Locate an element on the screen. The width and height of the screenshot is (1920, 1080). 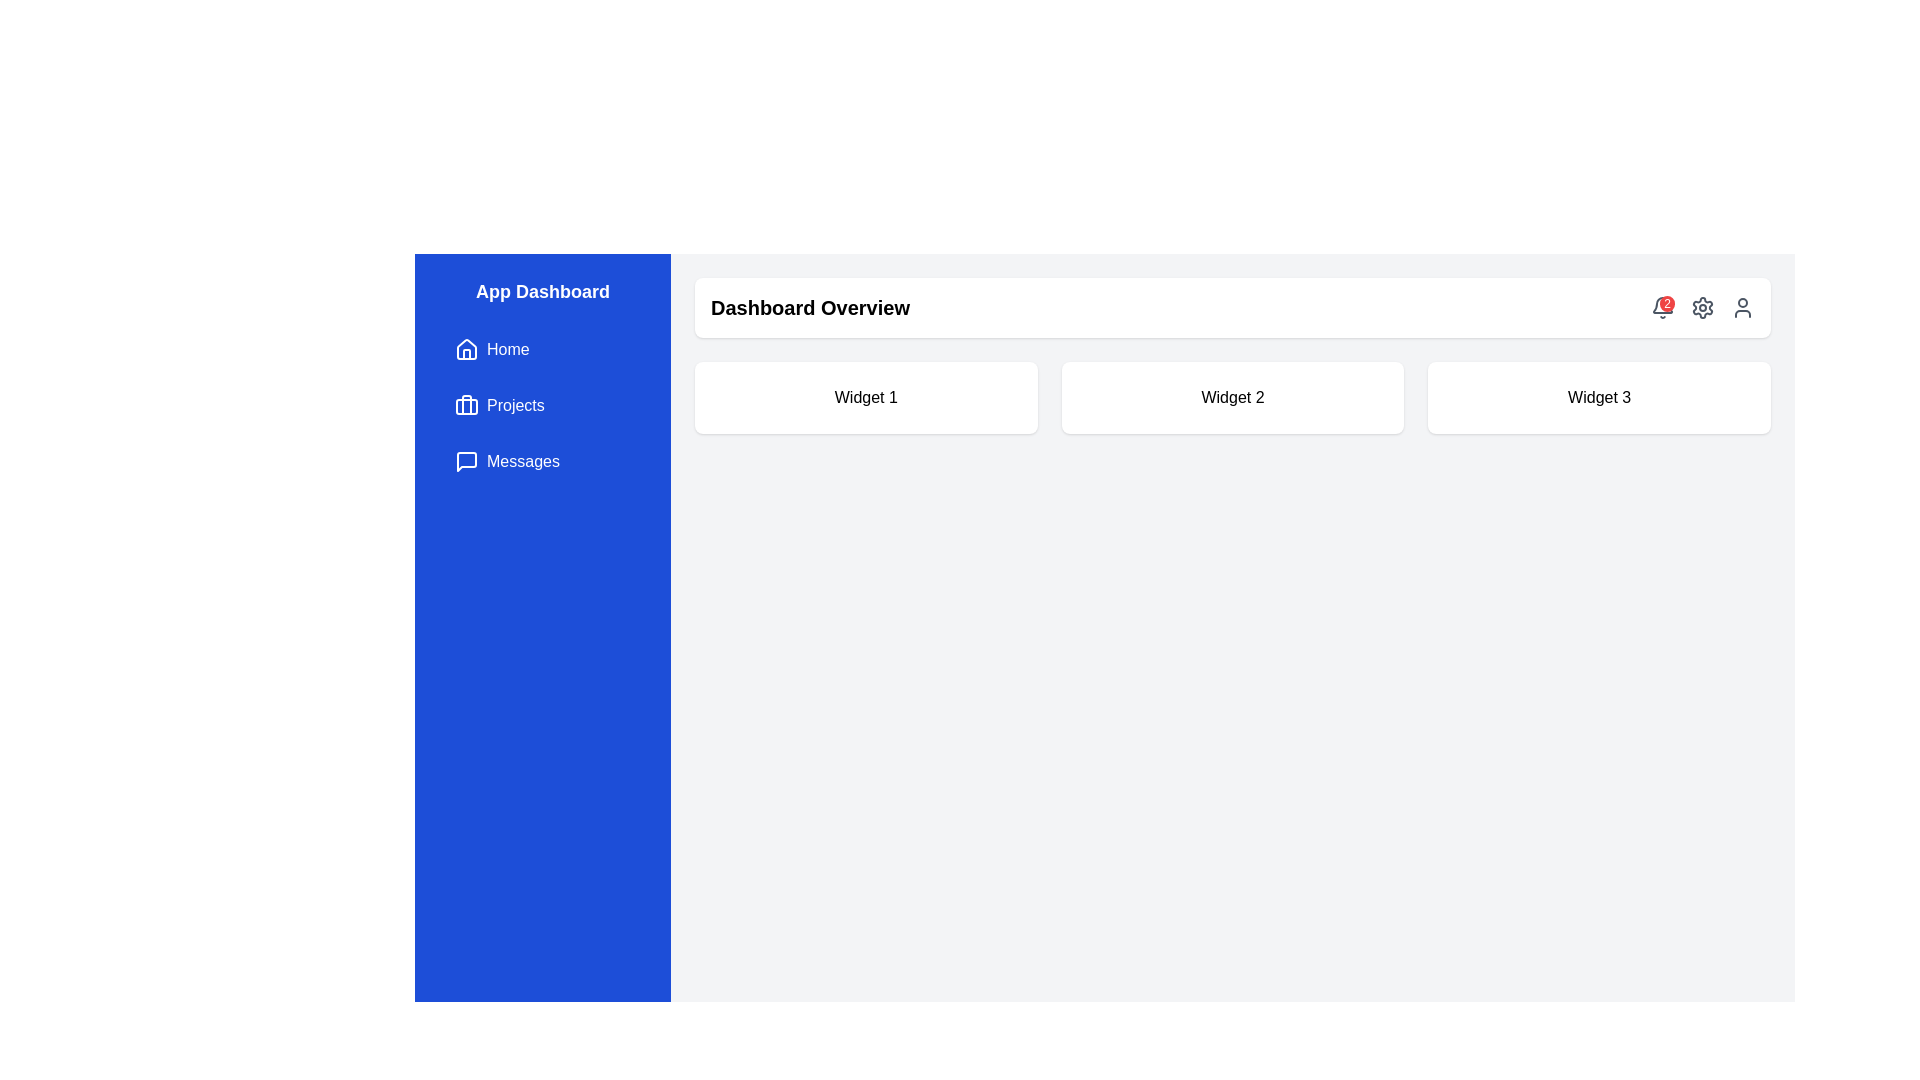
the gear-shaped configuration icon located on the top navigation bar is located at coordinates (1702, 308).